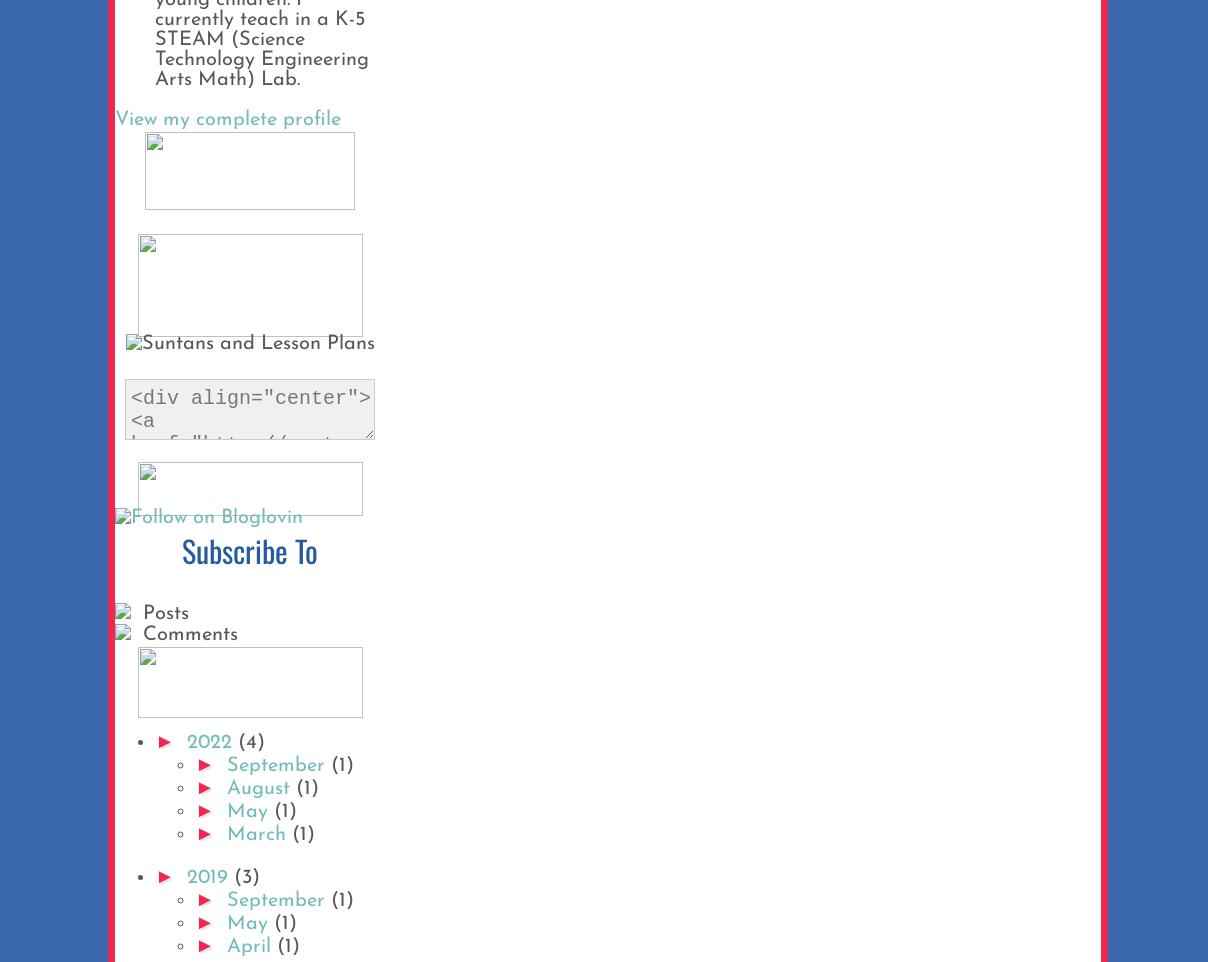 This screenshot has width=1208, height=962. I want to click on 'View my complete profile', so click(227, 118).